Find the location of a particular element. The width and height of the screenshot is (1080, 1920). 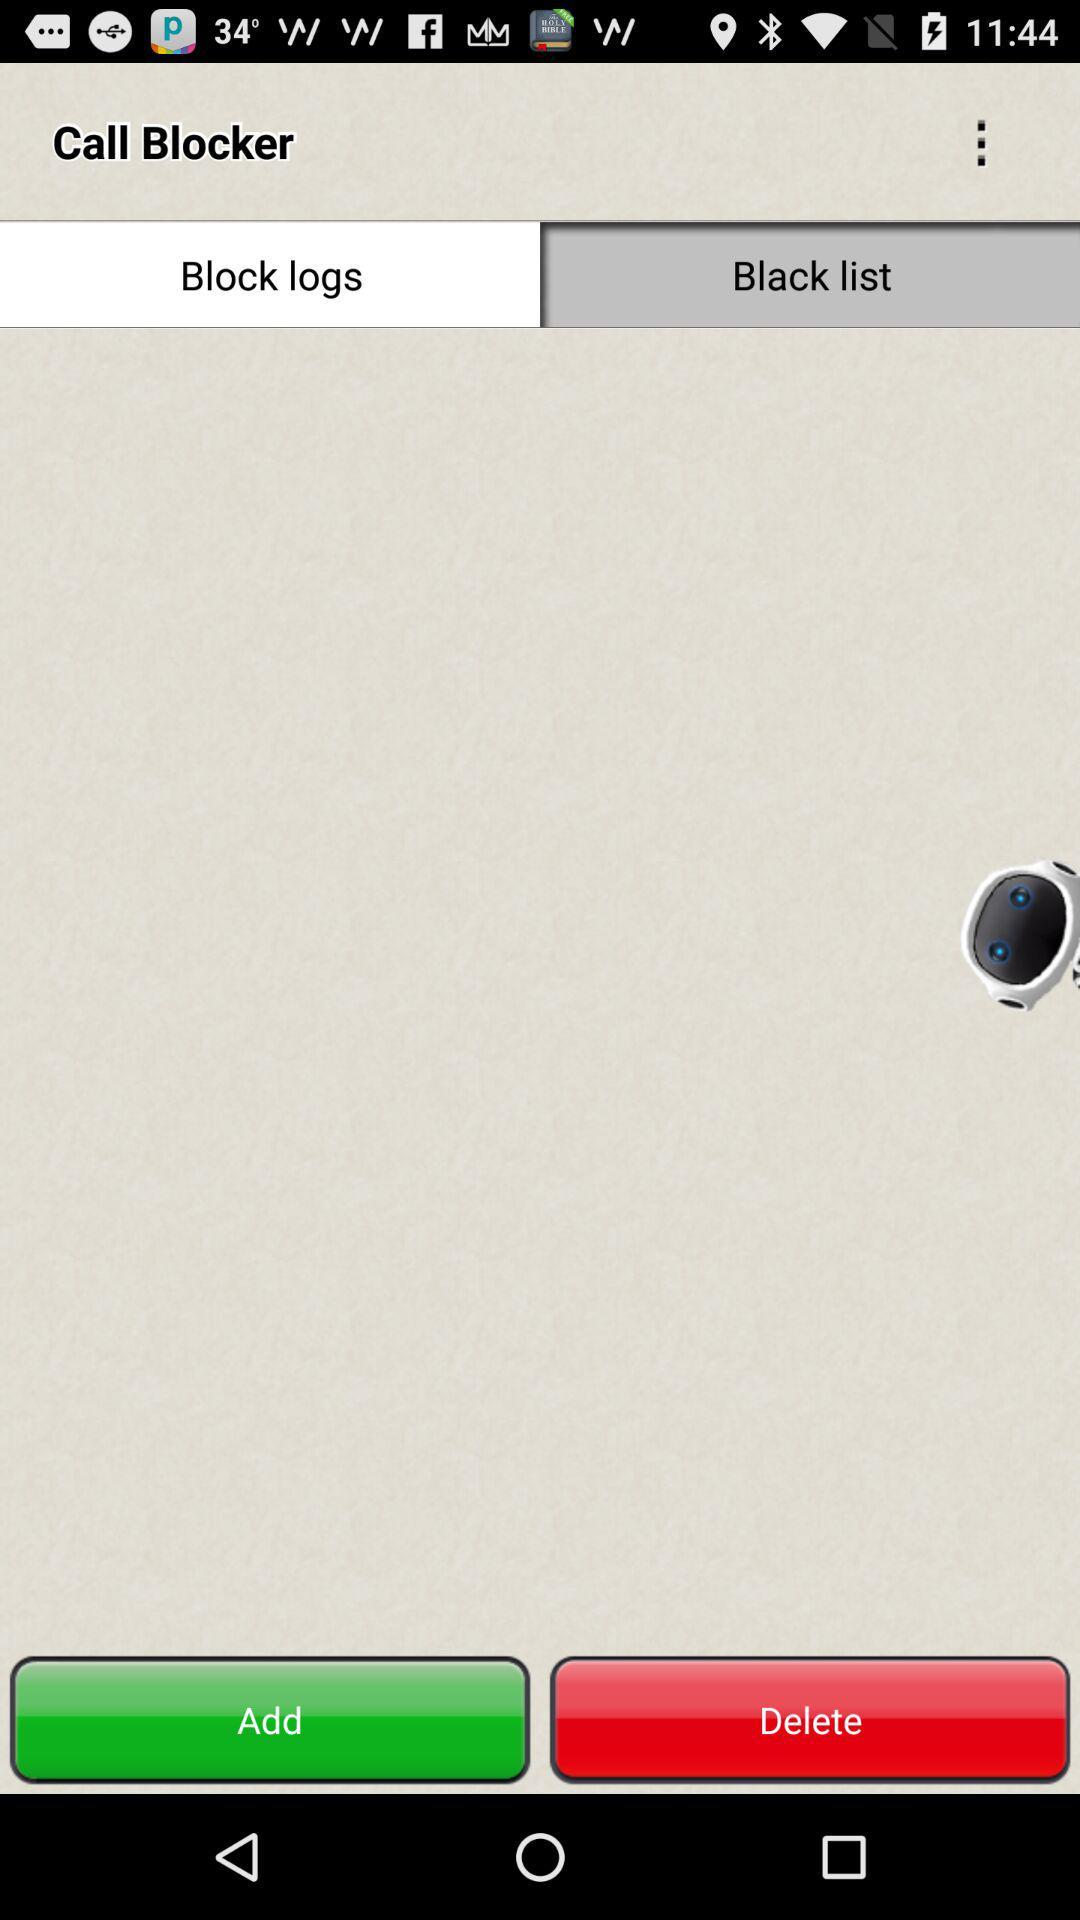

button at the bottom left corner is located at coordinates (270, 1719).